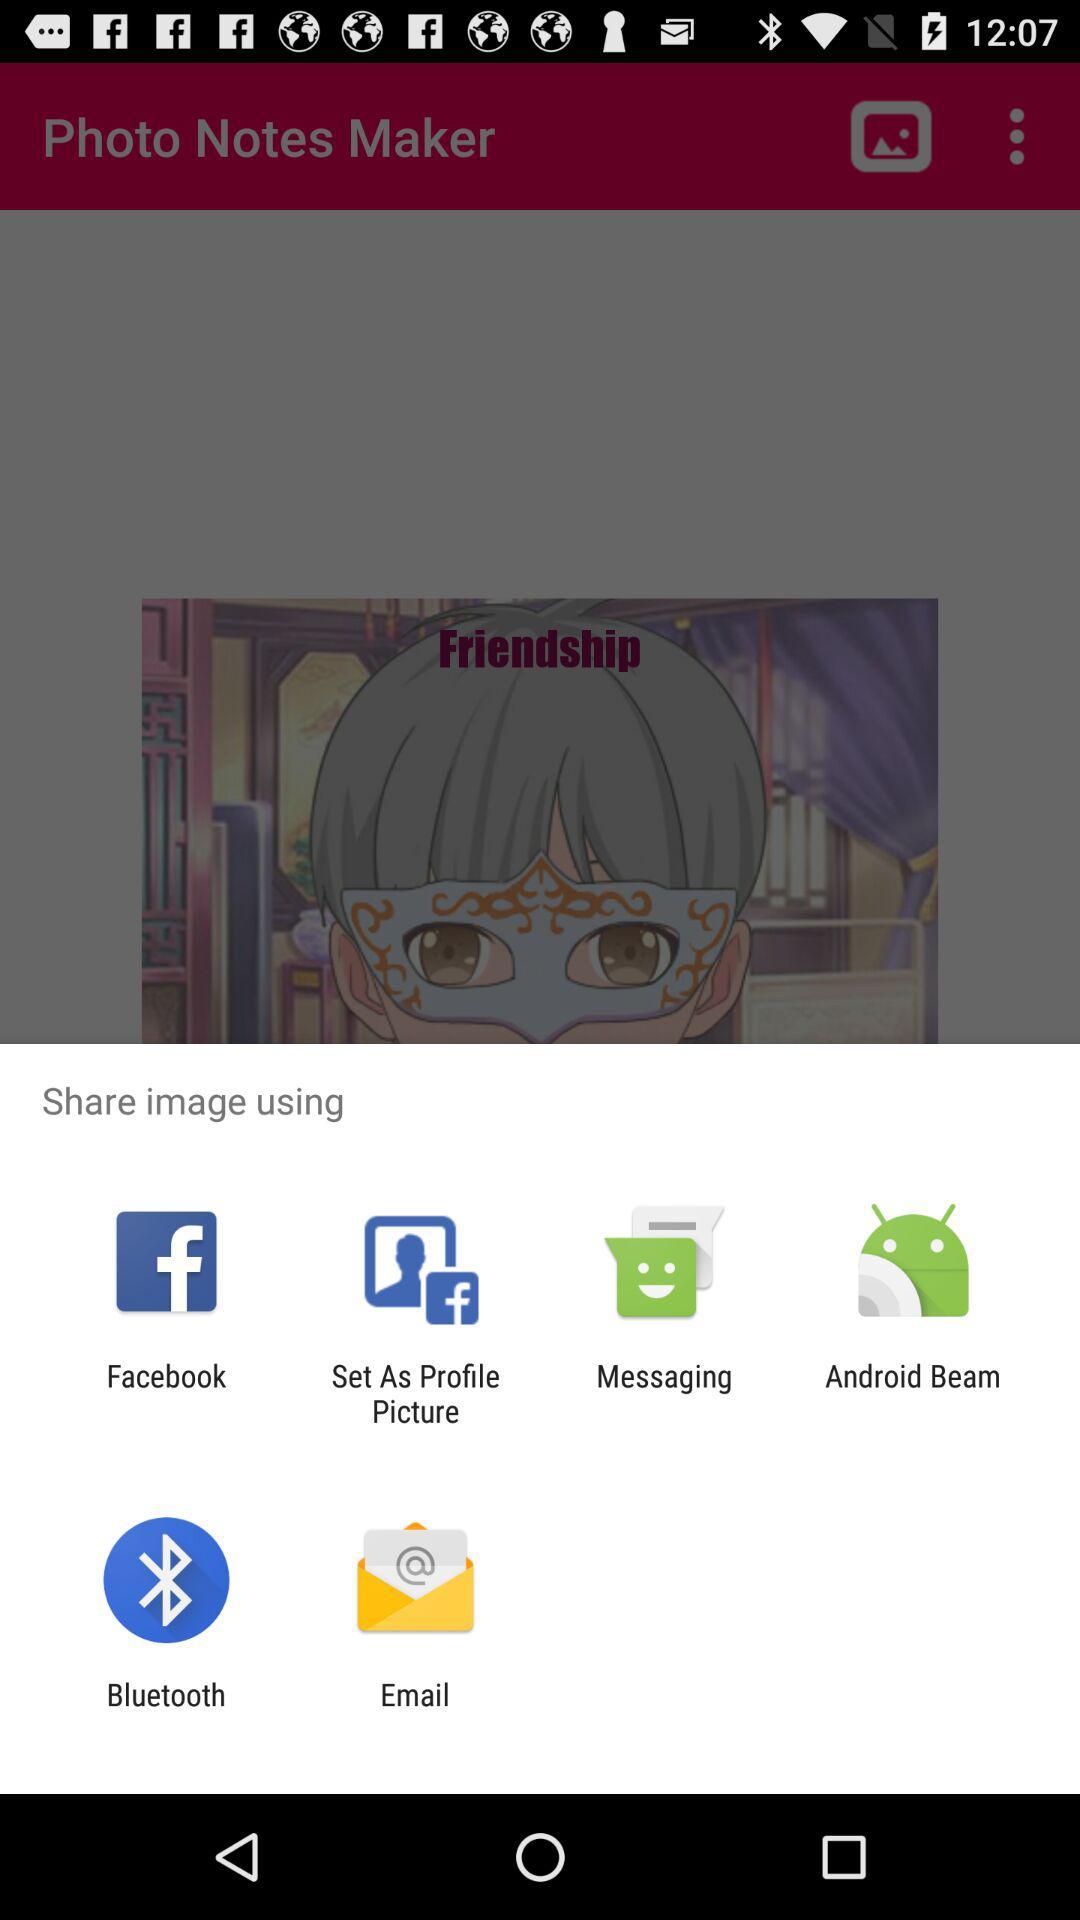 Image resolution: width=1080 pixels, height=1920 pixels. Describe the element at coordinates (664, 1392) in the screenshot. I see `item to the right of set as profile item` at that location.